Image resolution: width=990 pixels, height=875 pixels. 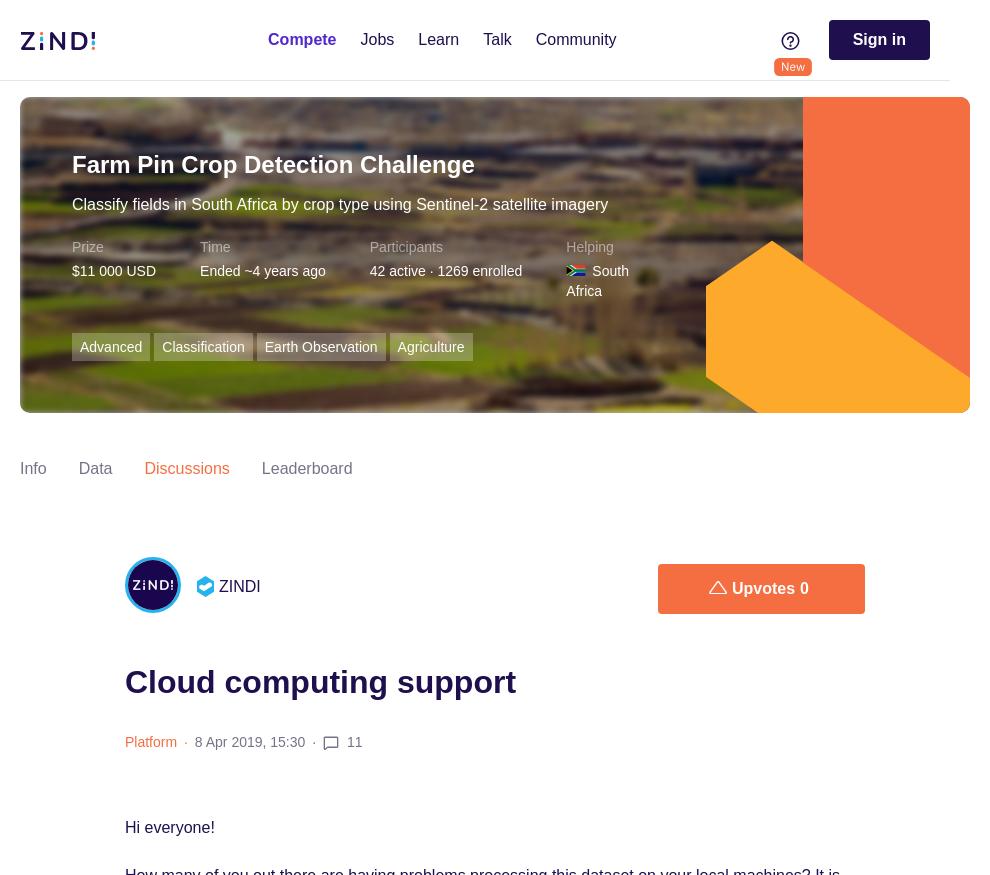 I want to click on 'Ended ~4 years ago', so click(x=198, y=269).